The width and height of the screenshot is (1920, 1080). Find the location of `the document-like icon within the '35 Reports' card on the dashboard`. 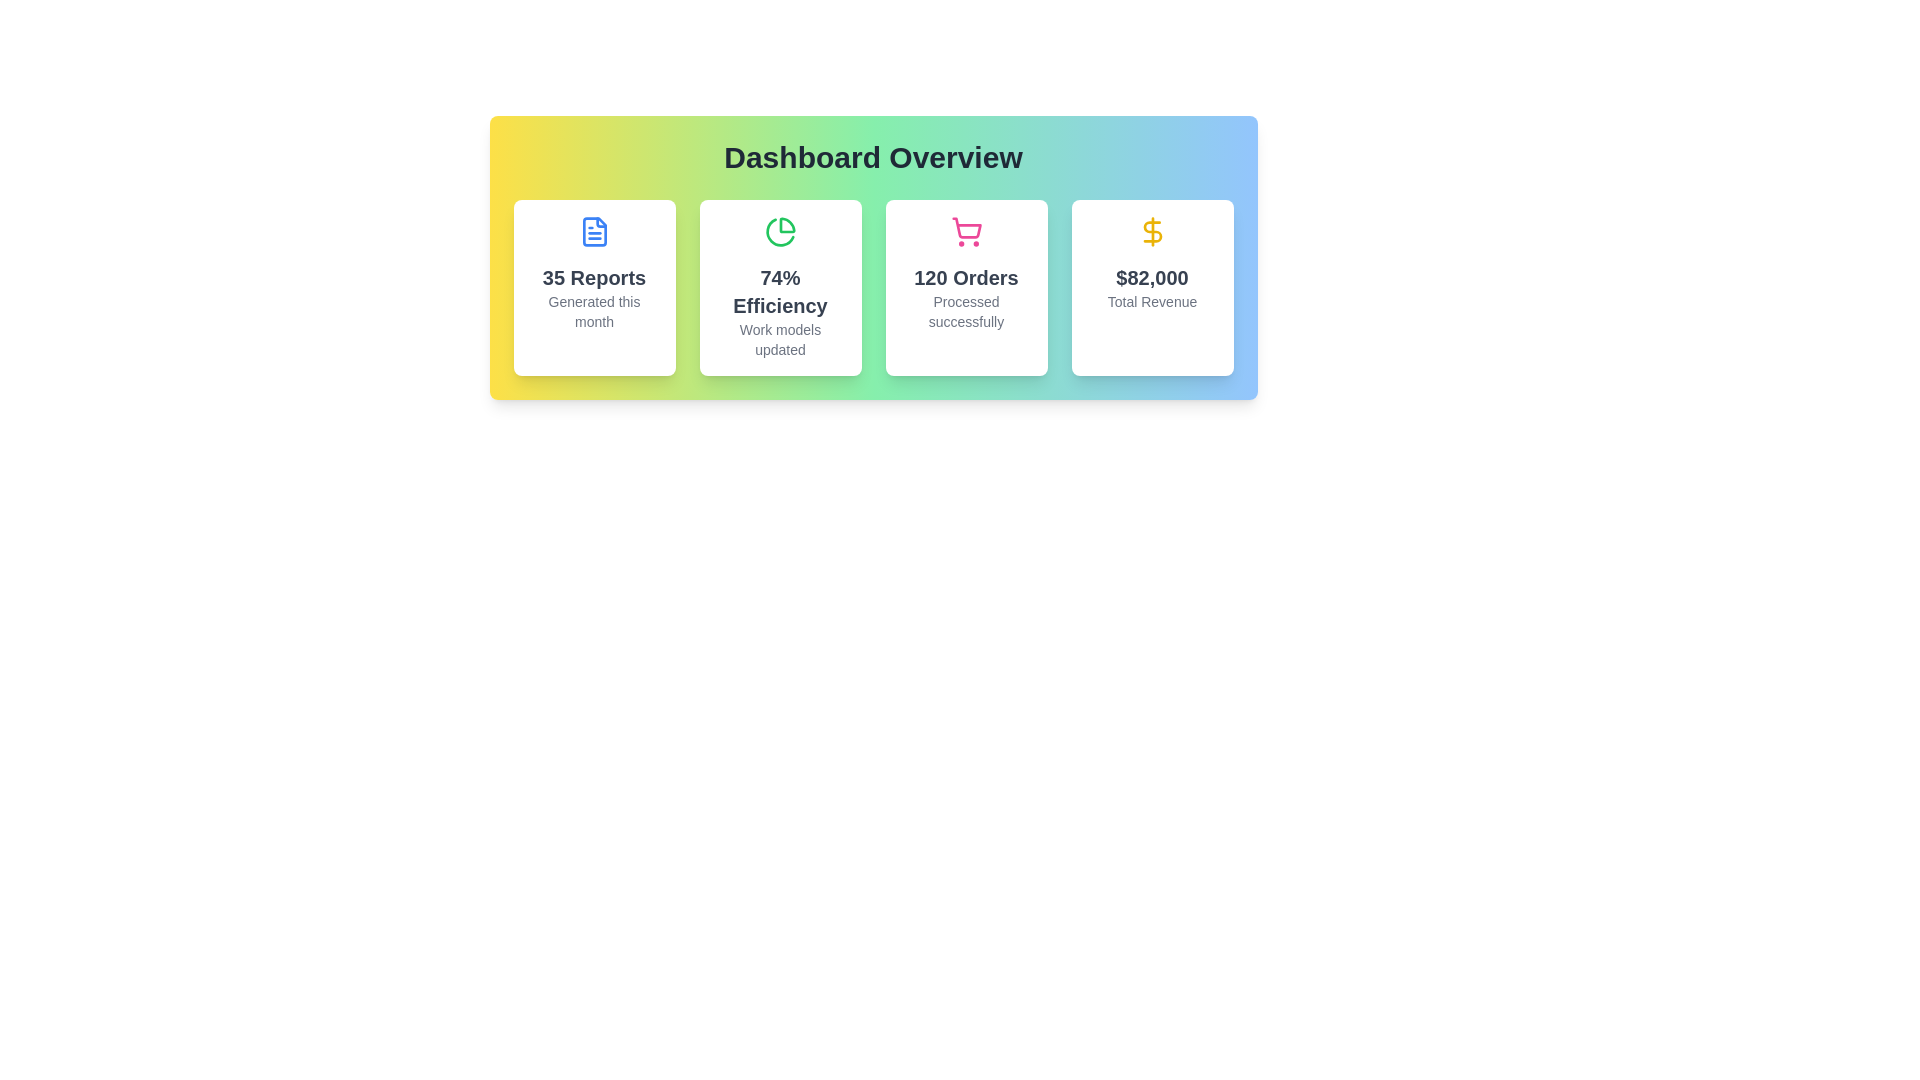

the document-like icon within the '35 Reports' card on the dashboard is located at coordinates (593, 230).